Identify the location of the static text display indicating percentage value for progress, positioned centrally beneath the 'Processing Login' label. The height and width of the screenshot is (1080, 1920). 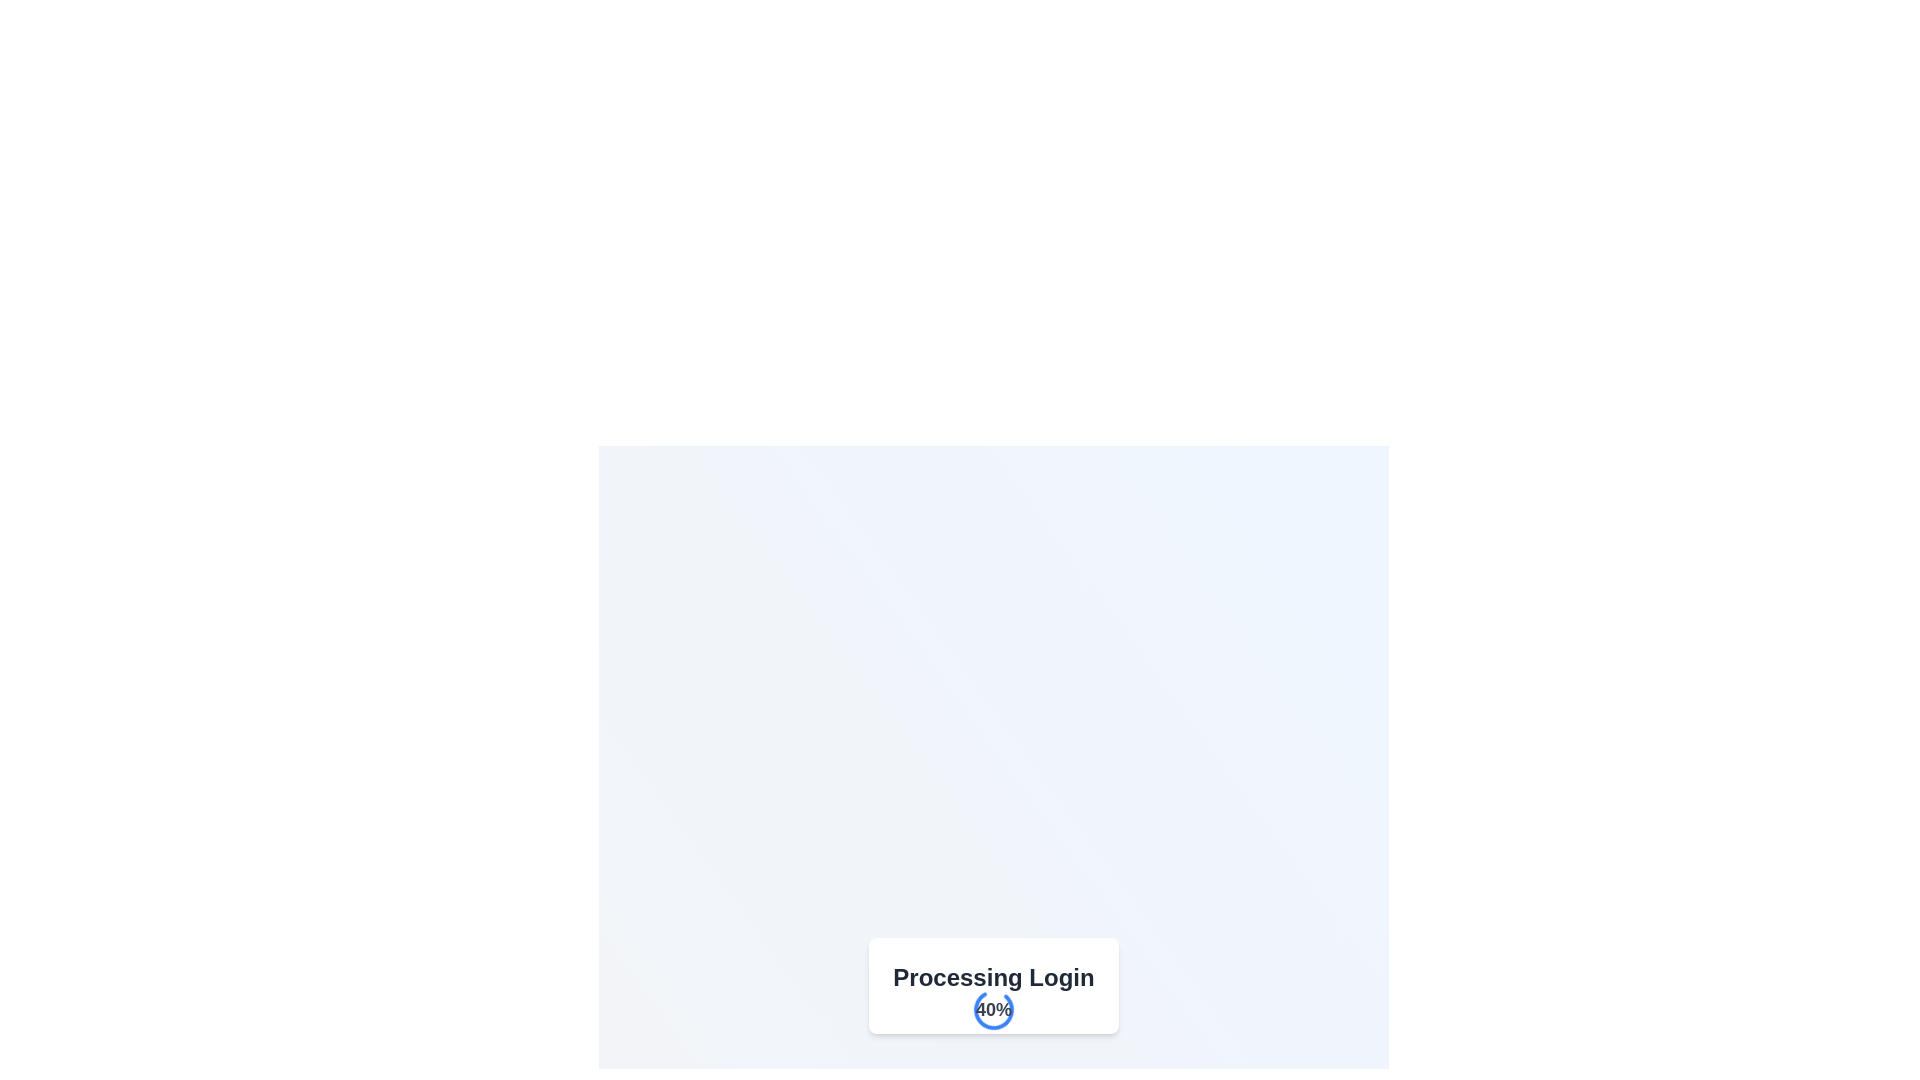
(993, 1010).